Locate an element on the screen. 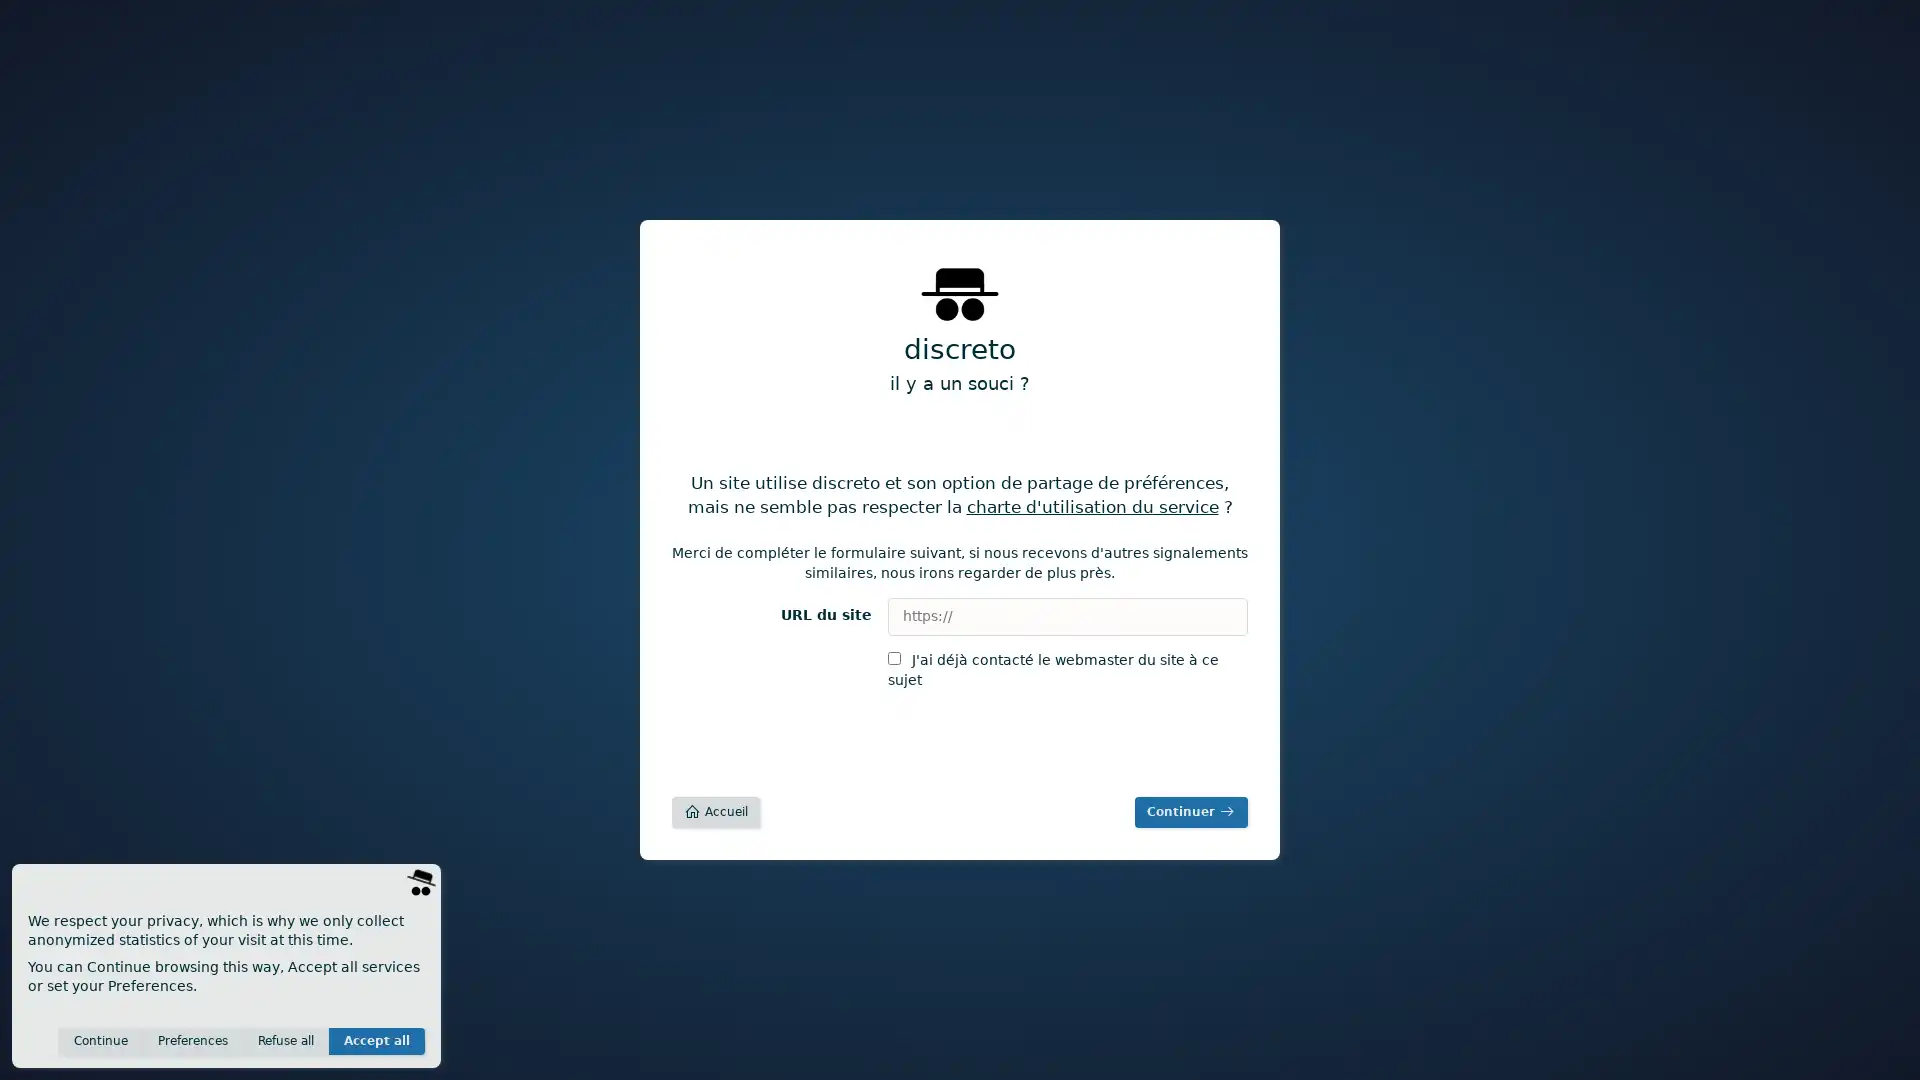 The width and height of the screenshot is (1920, 1080). Preferences is located at coordinates (192, 1040).